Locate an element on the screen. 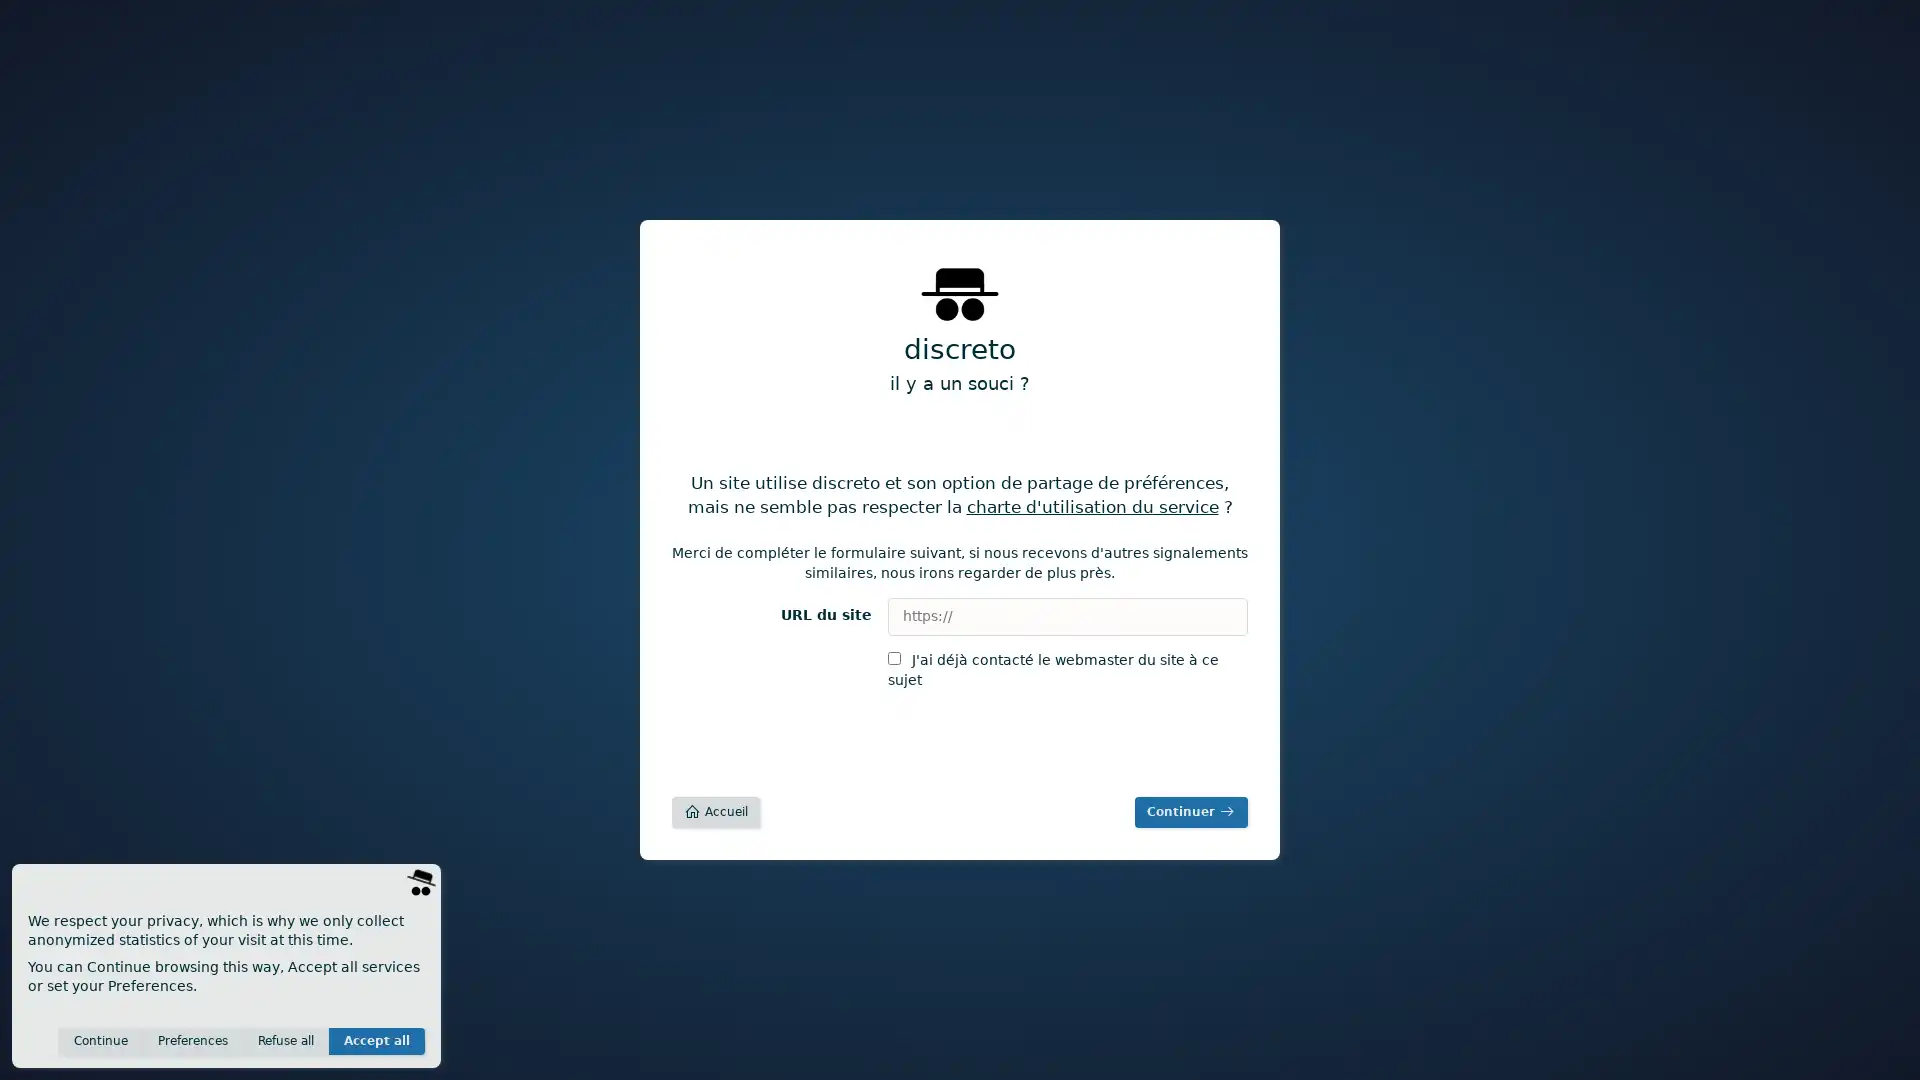 The width and height of the screenshot is (1920, 1080). Preferences is located at coordinates (192, 1040).